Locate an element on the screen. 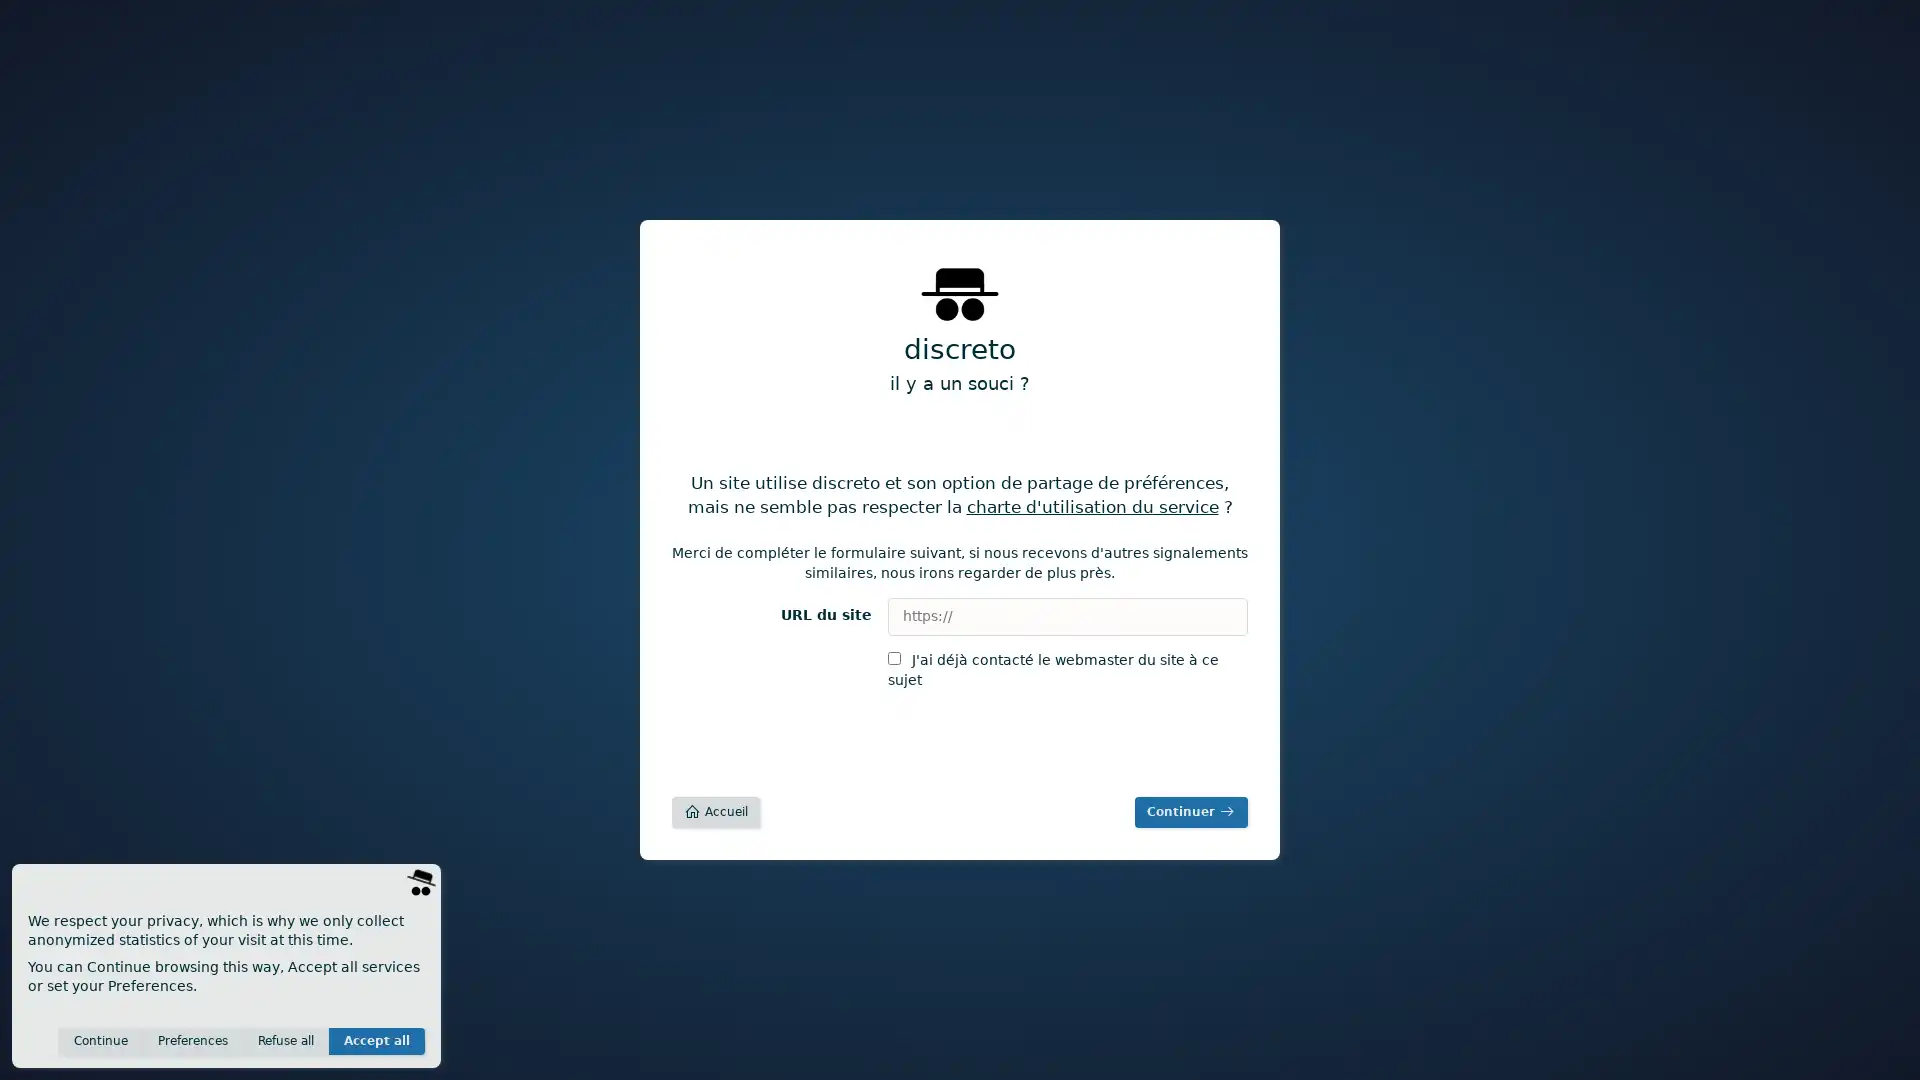 The width and height of the screenshot is (1920, 1080). Preferences is located at coordinates (192, 1040).